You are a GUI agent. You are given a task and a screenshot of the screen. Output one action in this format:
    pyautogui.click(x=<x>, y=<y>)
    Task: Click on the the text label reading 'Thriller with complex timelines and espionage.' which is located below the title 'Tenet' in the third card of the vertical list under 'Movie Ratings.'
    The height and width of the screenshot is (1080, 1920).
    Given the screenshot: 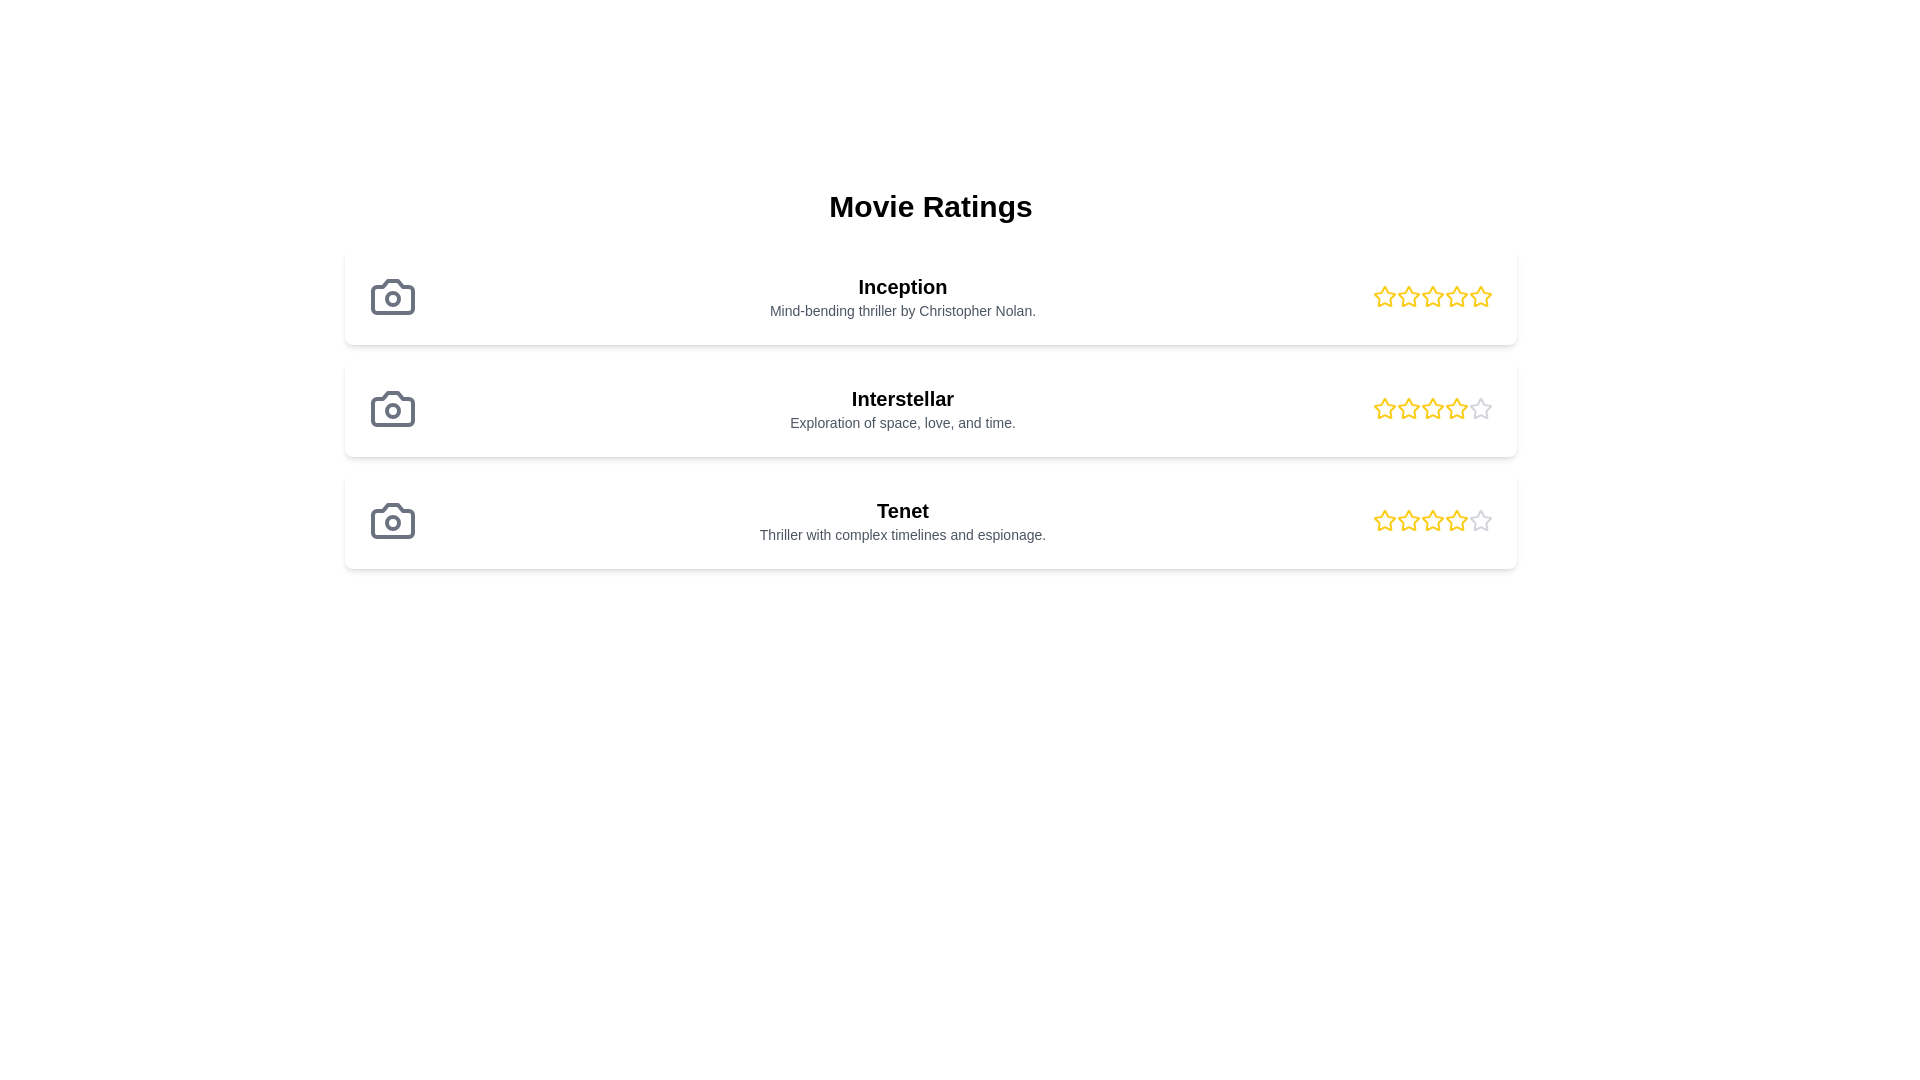 What is the action you would take?
    pyautogui.click(x=901, y=534)
    